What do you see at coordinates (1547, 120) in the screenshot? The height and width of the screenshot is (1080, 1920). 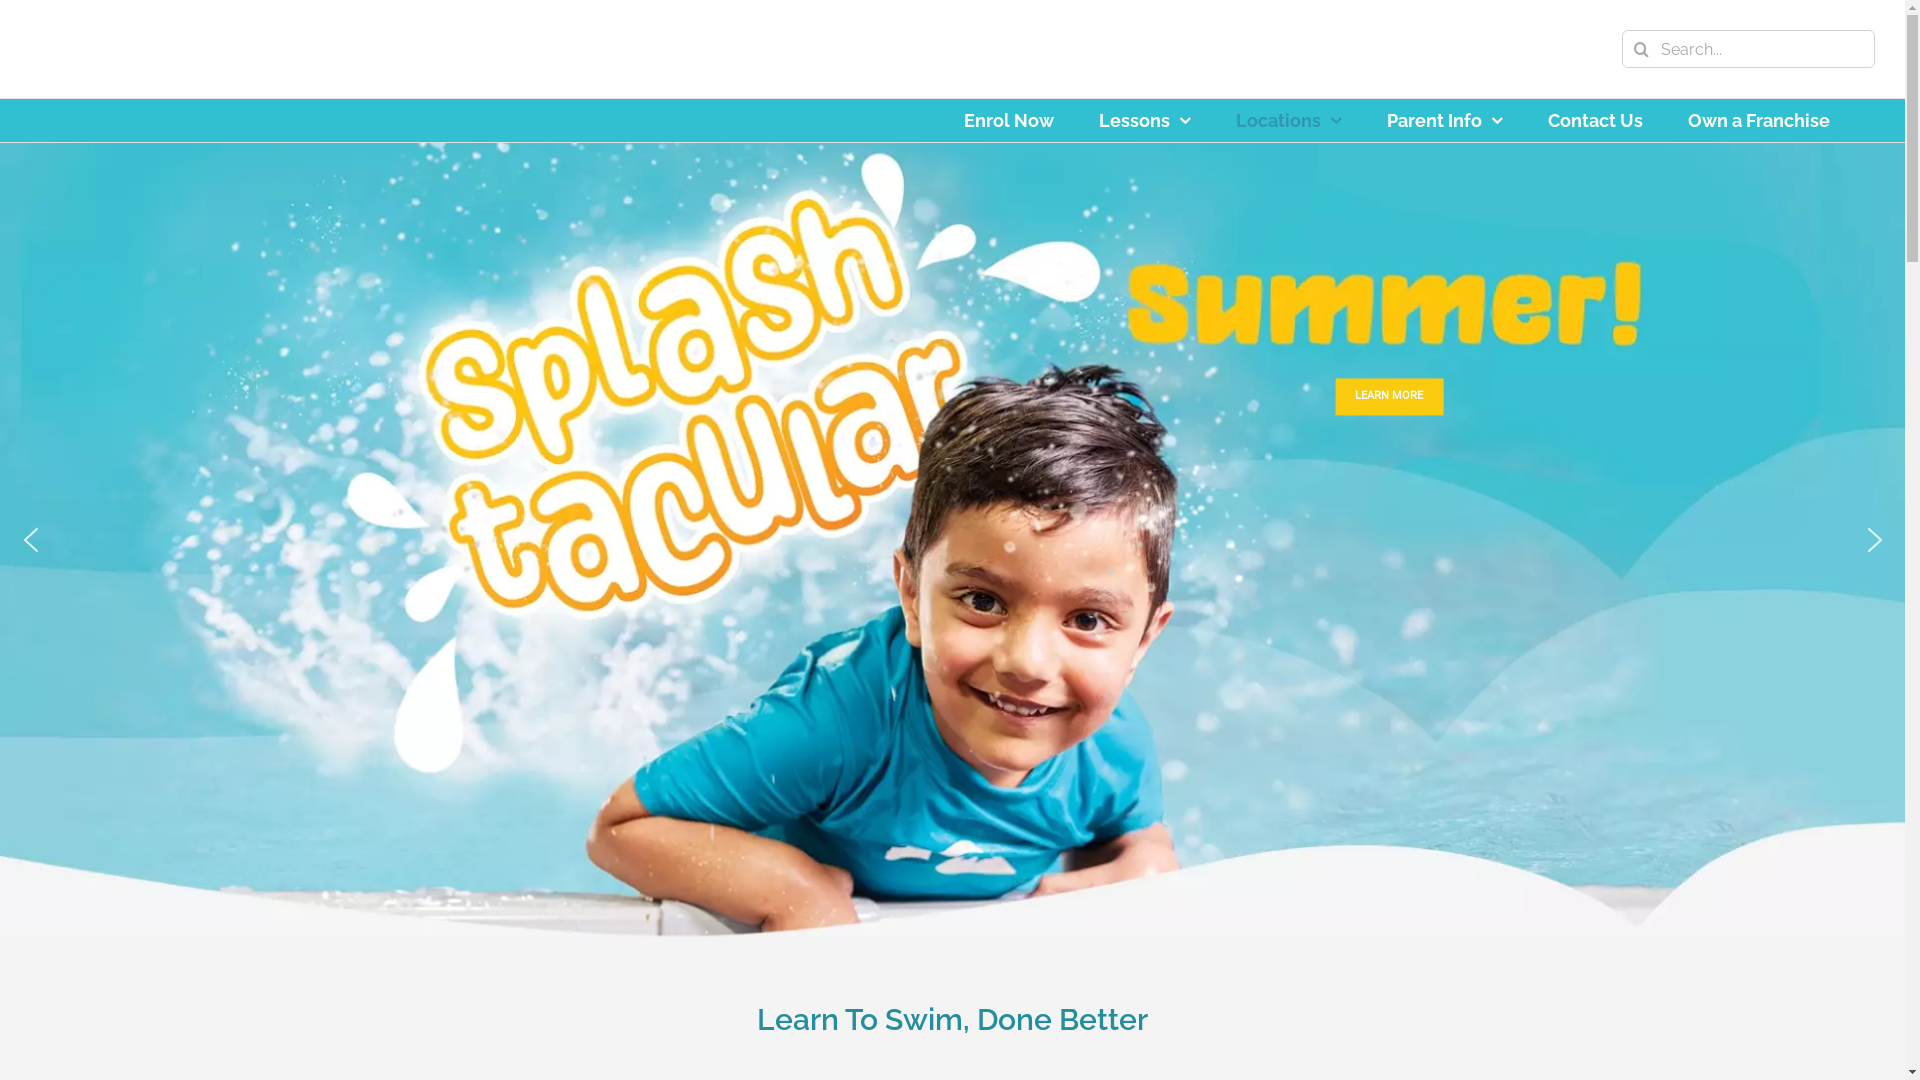 I see `'Contact Us'` at bounding box center [1547, 120].